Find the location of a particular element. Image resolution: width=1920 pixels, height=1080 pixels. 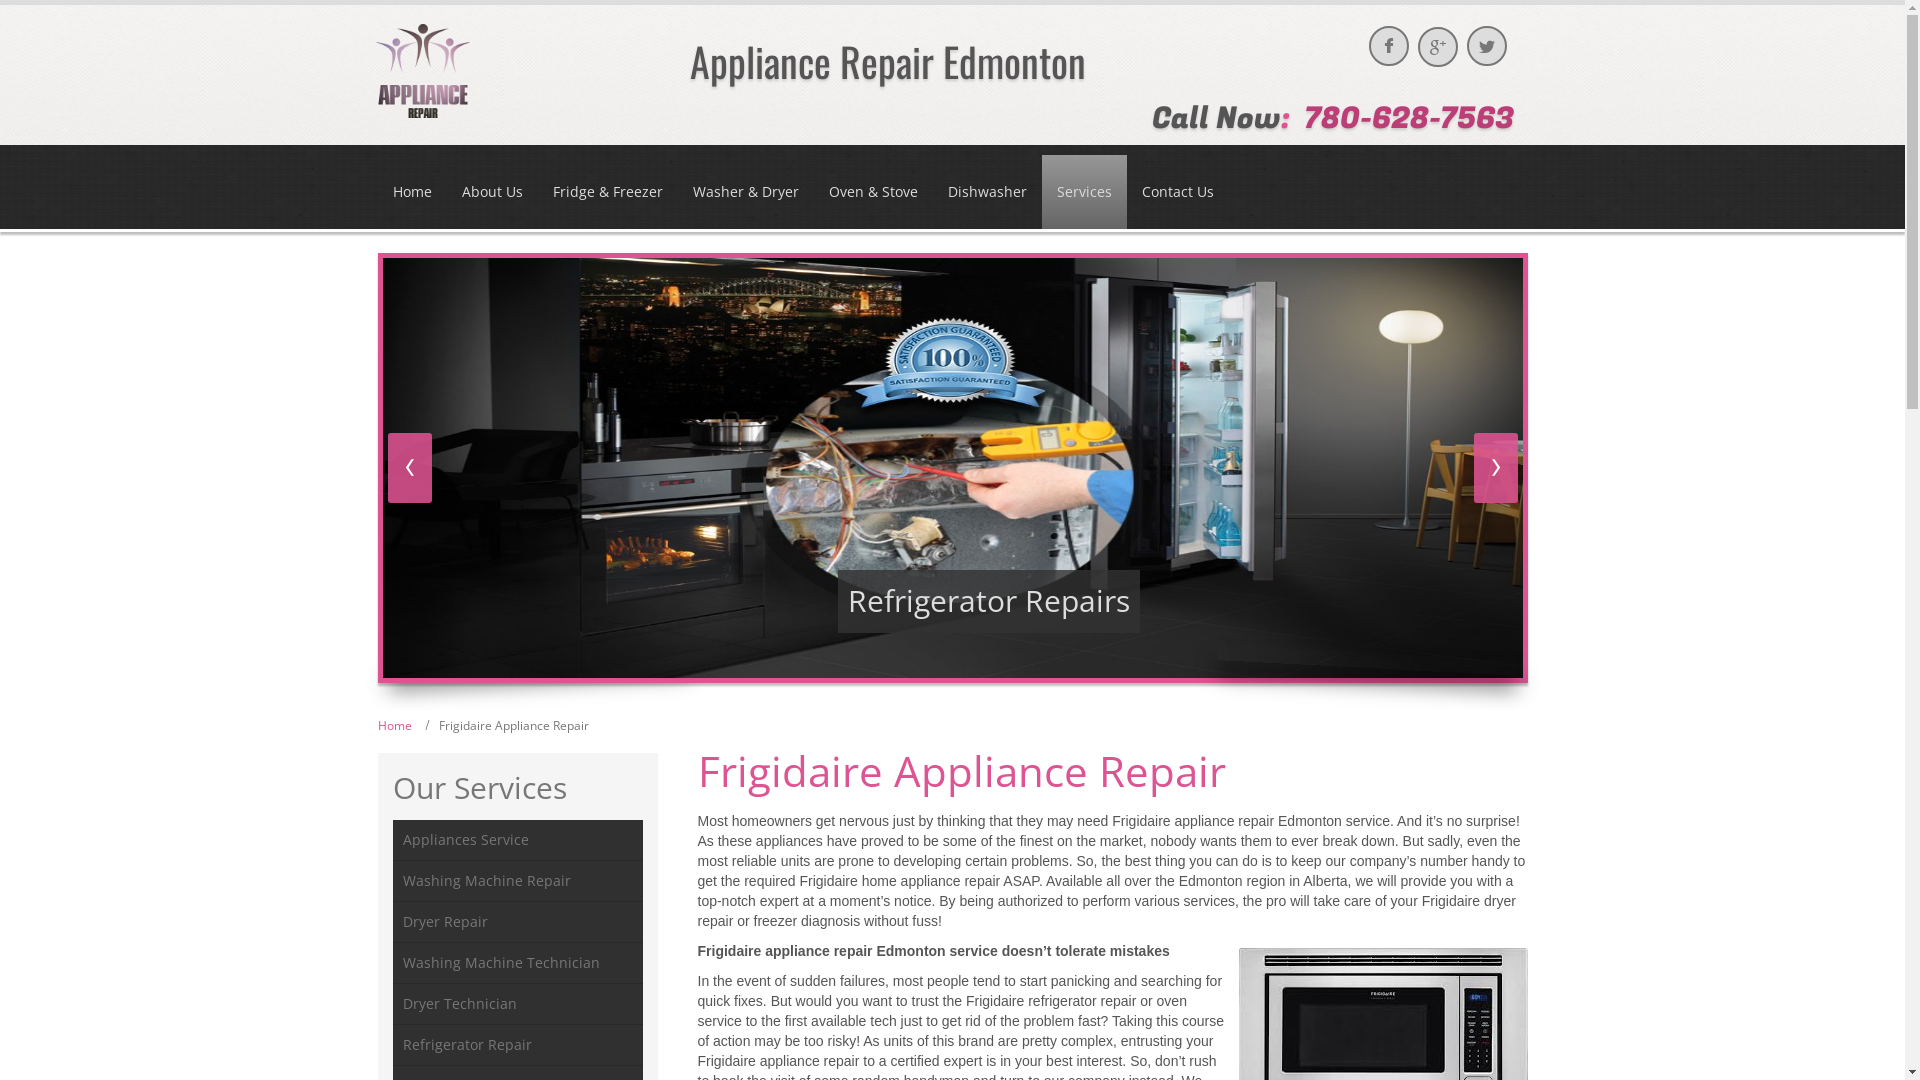

'780-628-7563' is located at coordinates (1408, 119).